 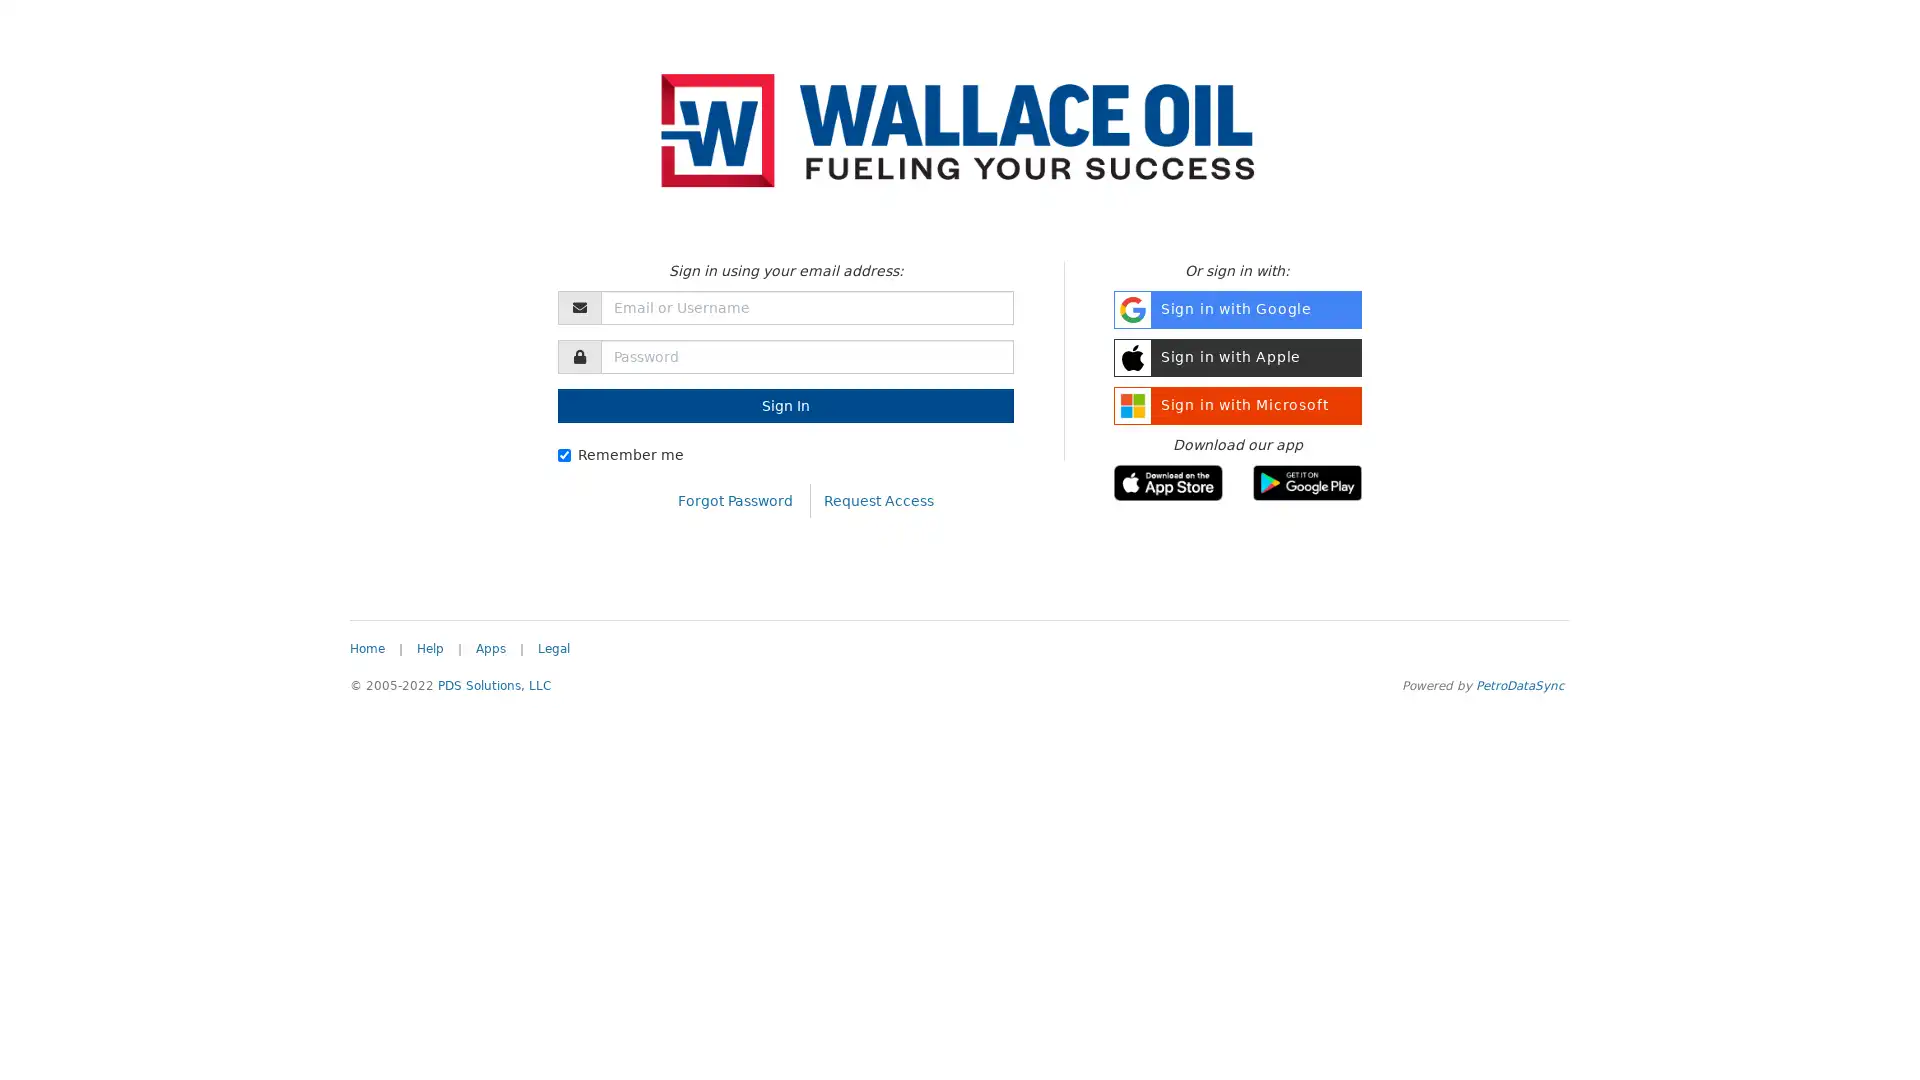 What do you see at coordinates (785, 405) in the screenshot?
I see `Sign In` at bounding box center [785, 405].